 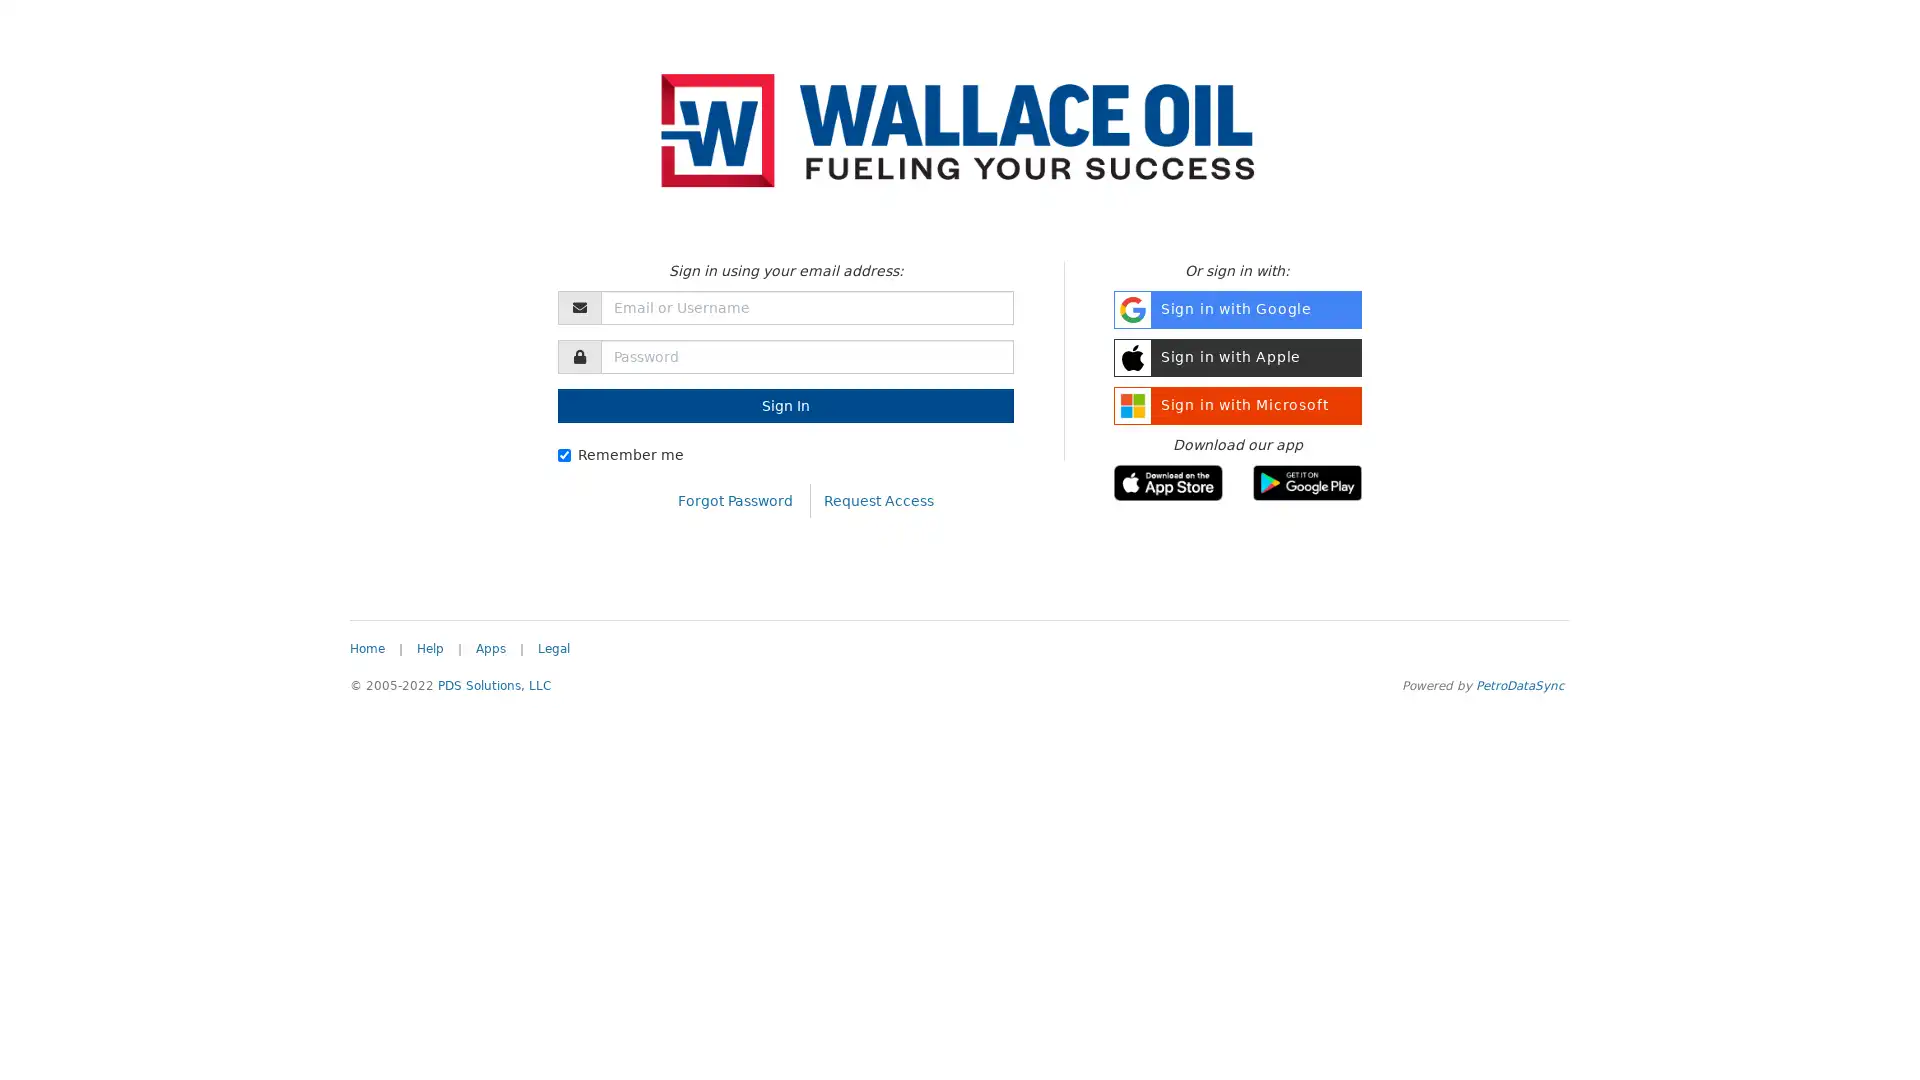 What do you see at coordinates (785, 405) in the screenshot?
I see `Sign In` at bounding box center [785, 405].